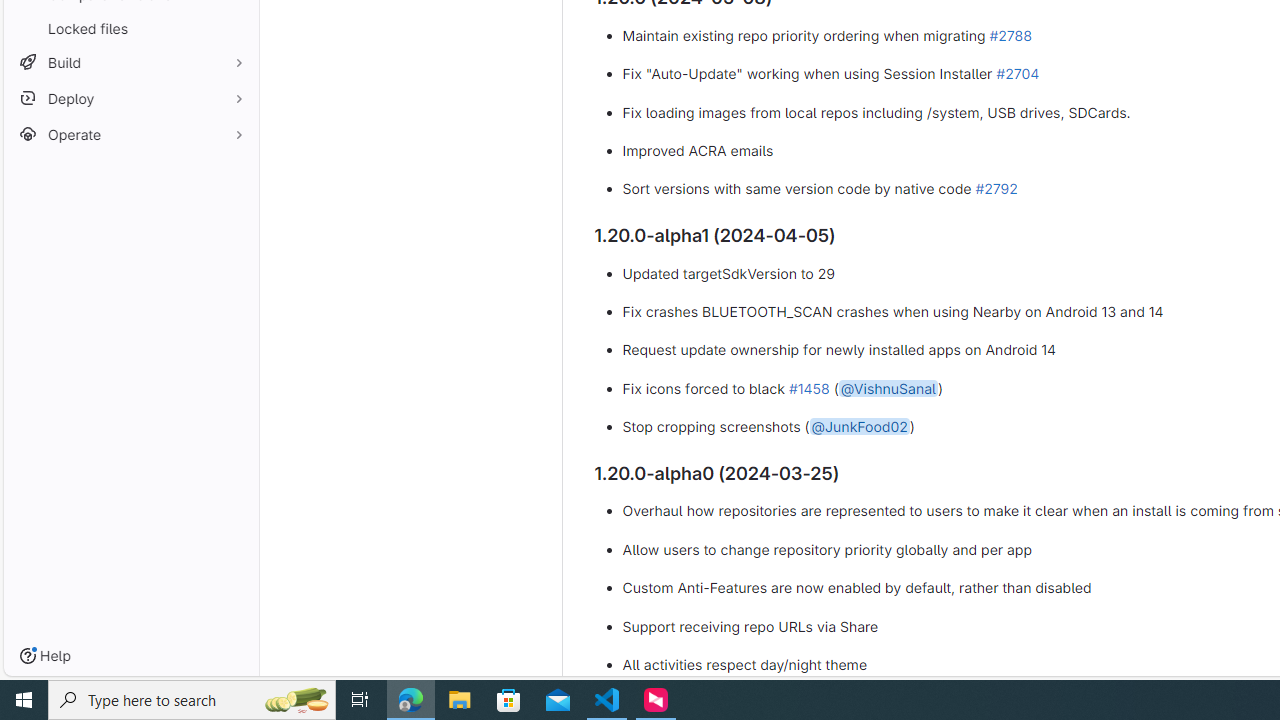  I want to click on 'Type here to search', so click(192, 698).